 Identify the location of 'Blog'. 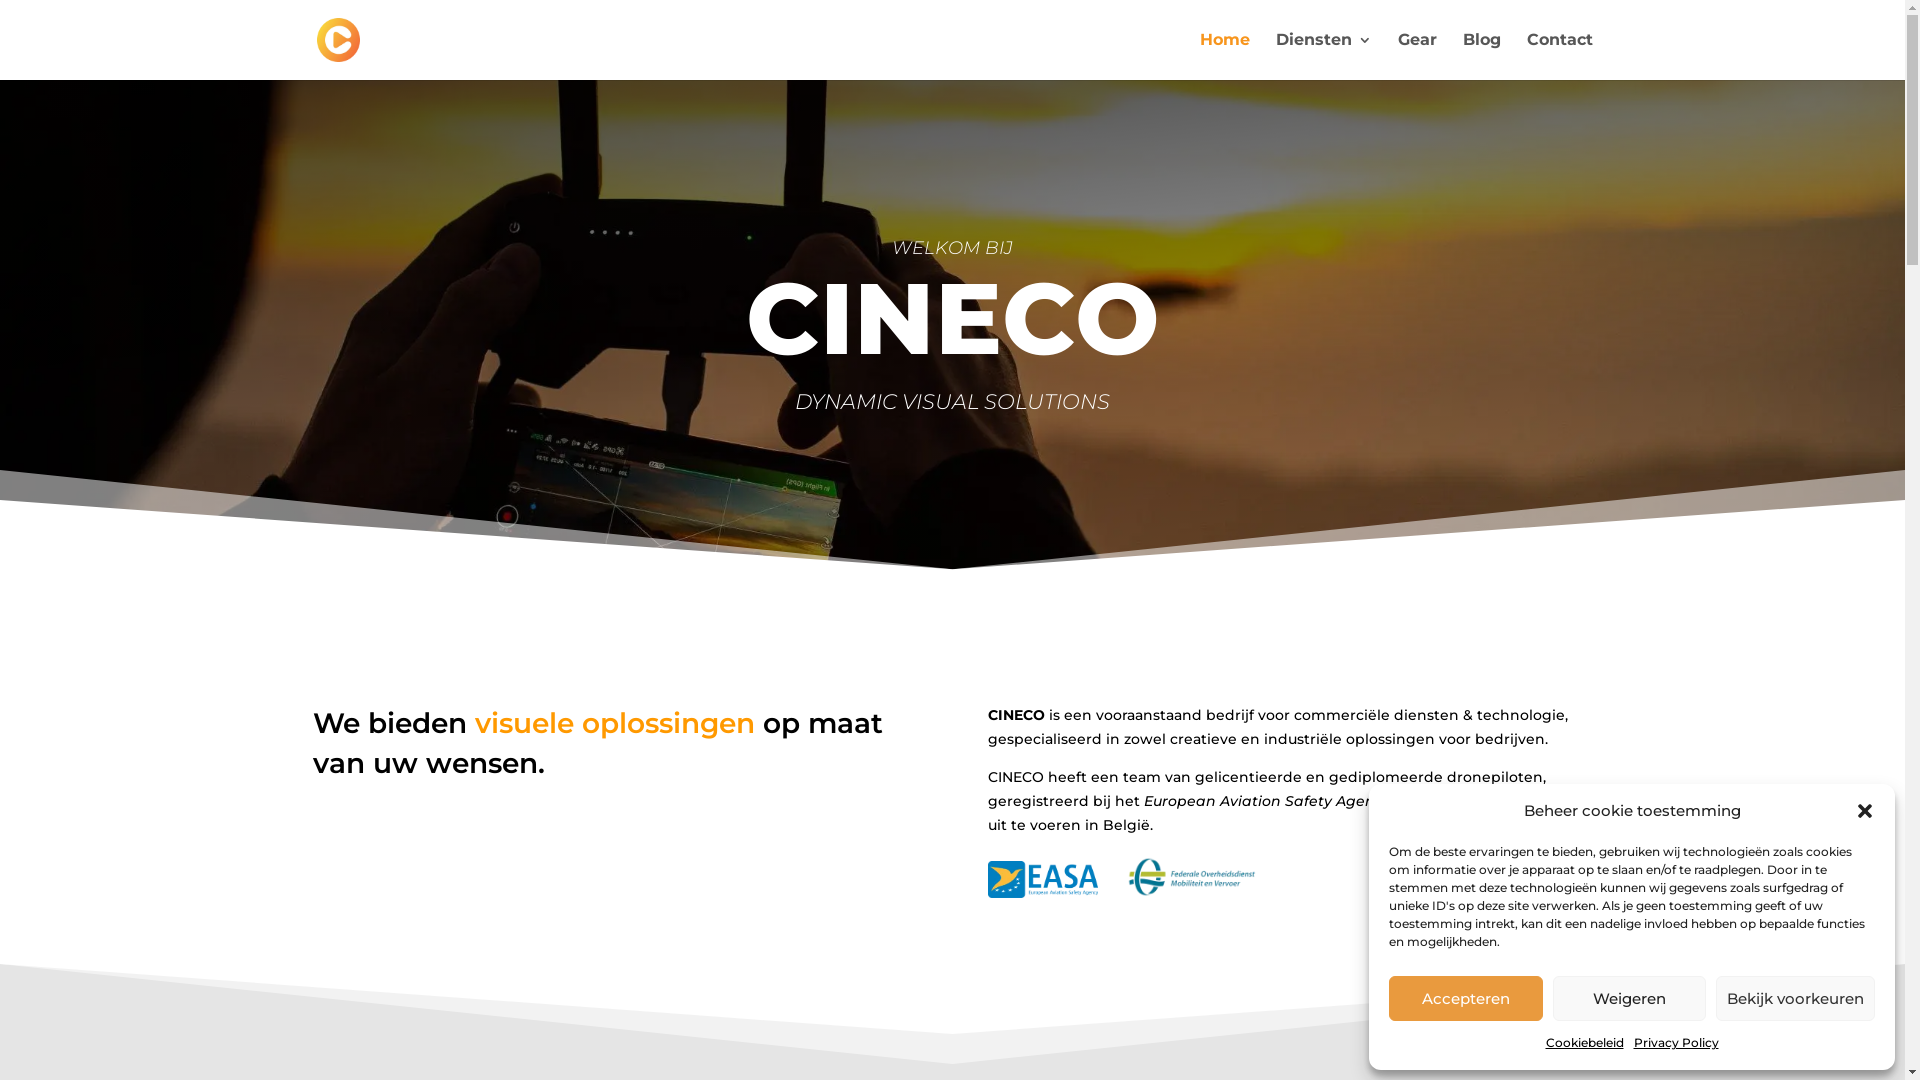
(1462, 55).